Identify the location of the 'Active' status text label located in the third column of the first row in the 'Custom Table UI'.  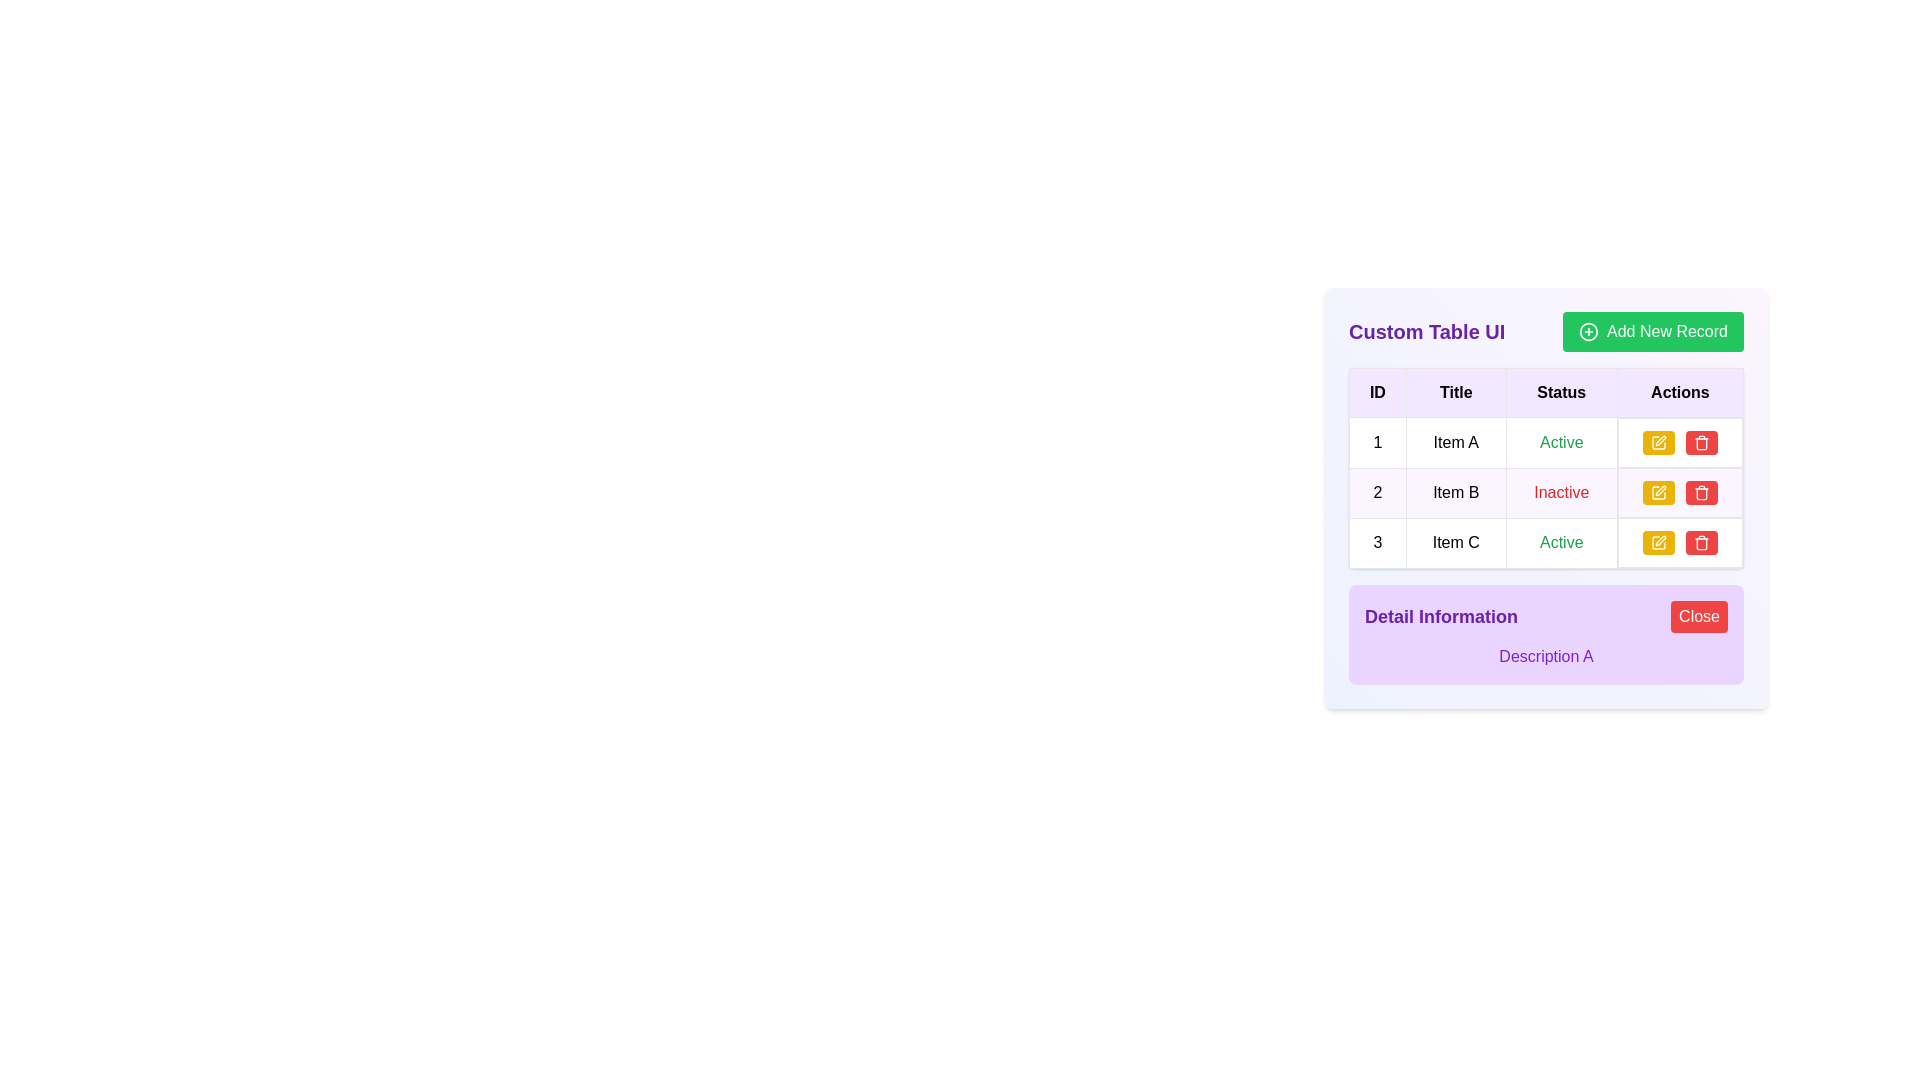
(1560, 441).